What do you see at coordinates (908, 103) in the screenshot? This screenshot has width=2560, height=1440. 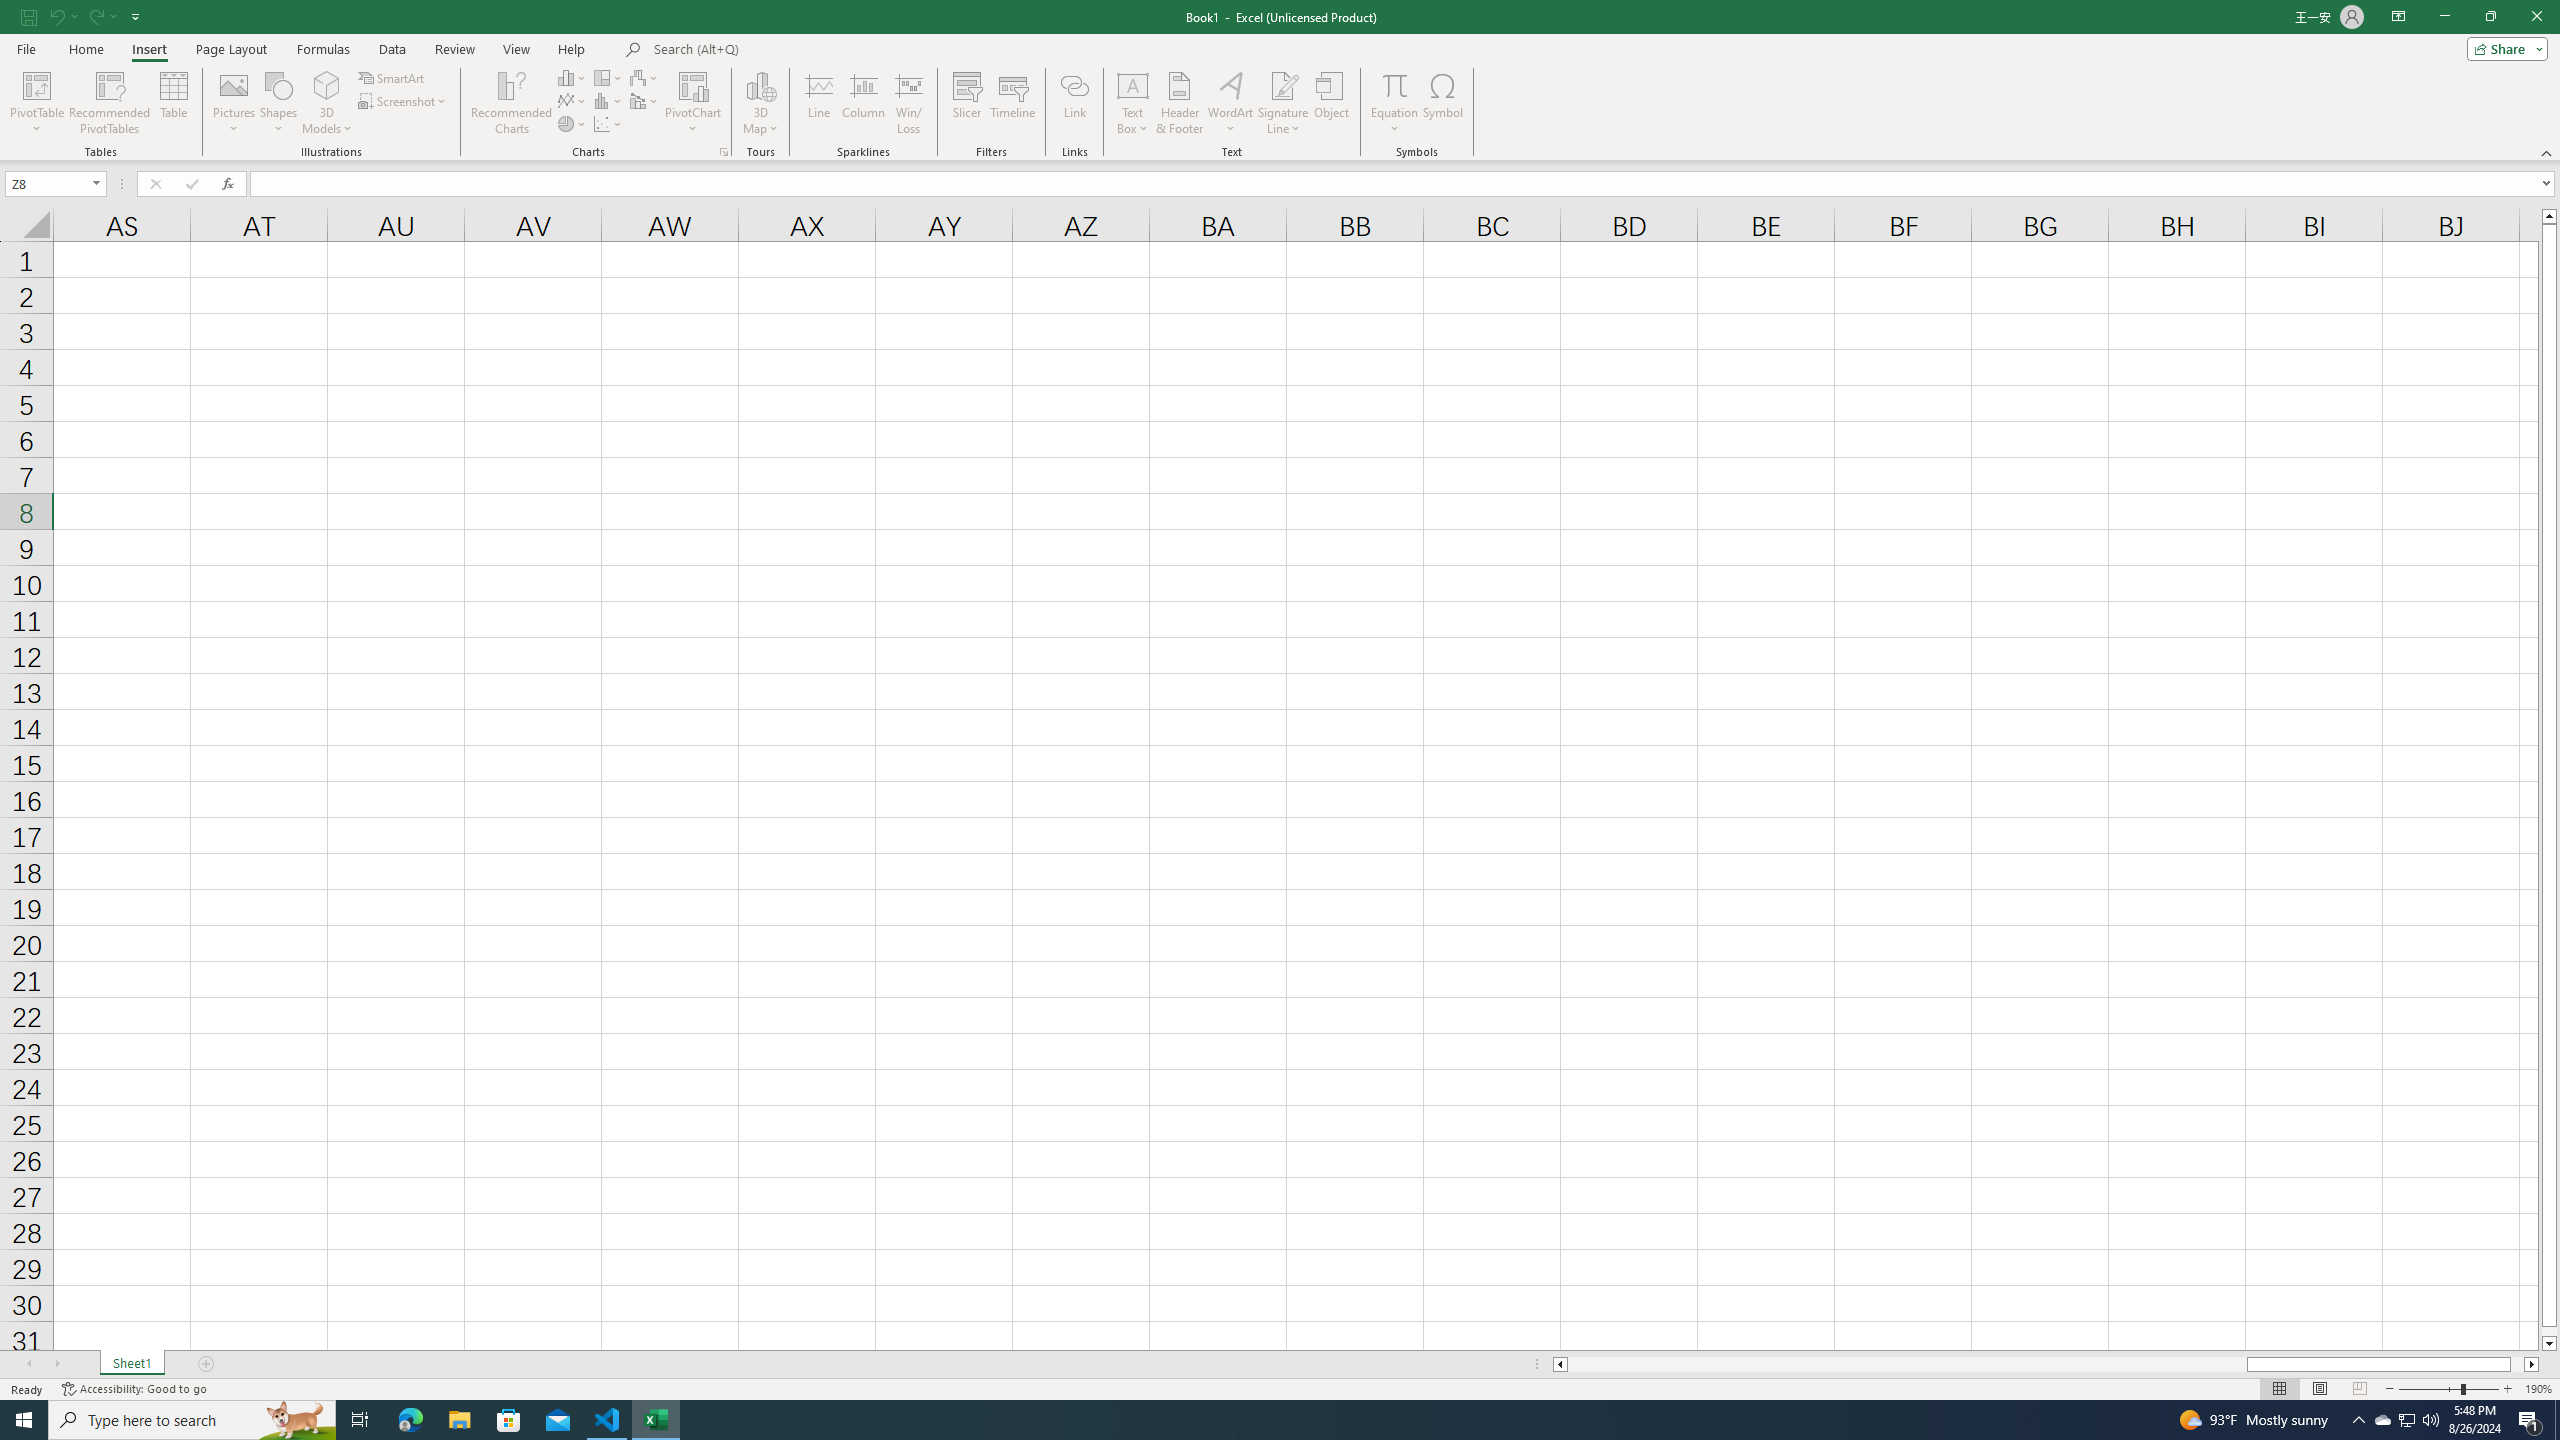 I see `'Win/Loss'` at bounding box center [908, 103].